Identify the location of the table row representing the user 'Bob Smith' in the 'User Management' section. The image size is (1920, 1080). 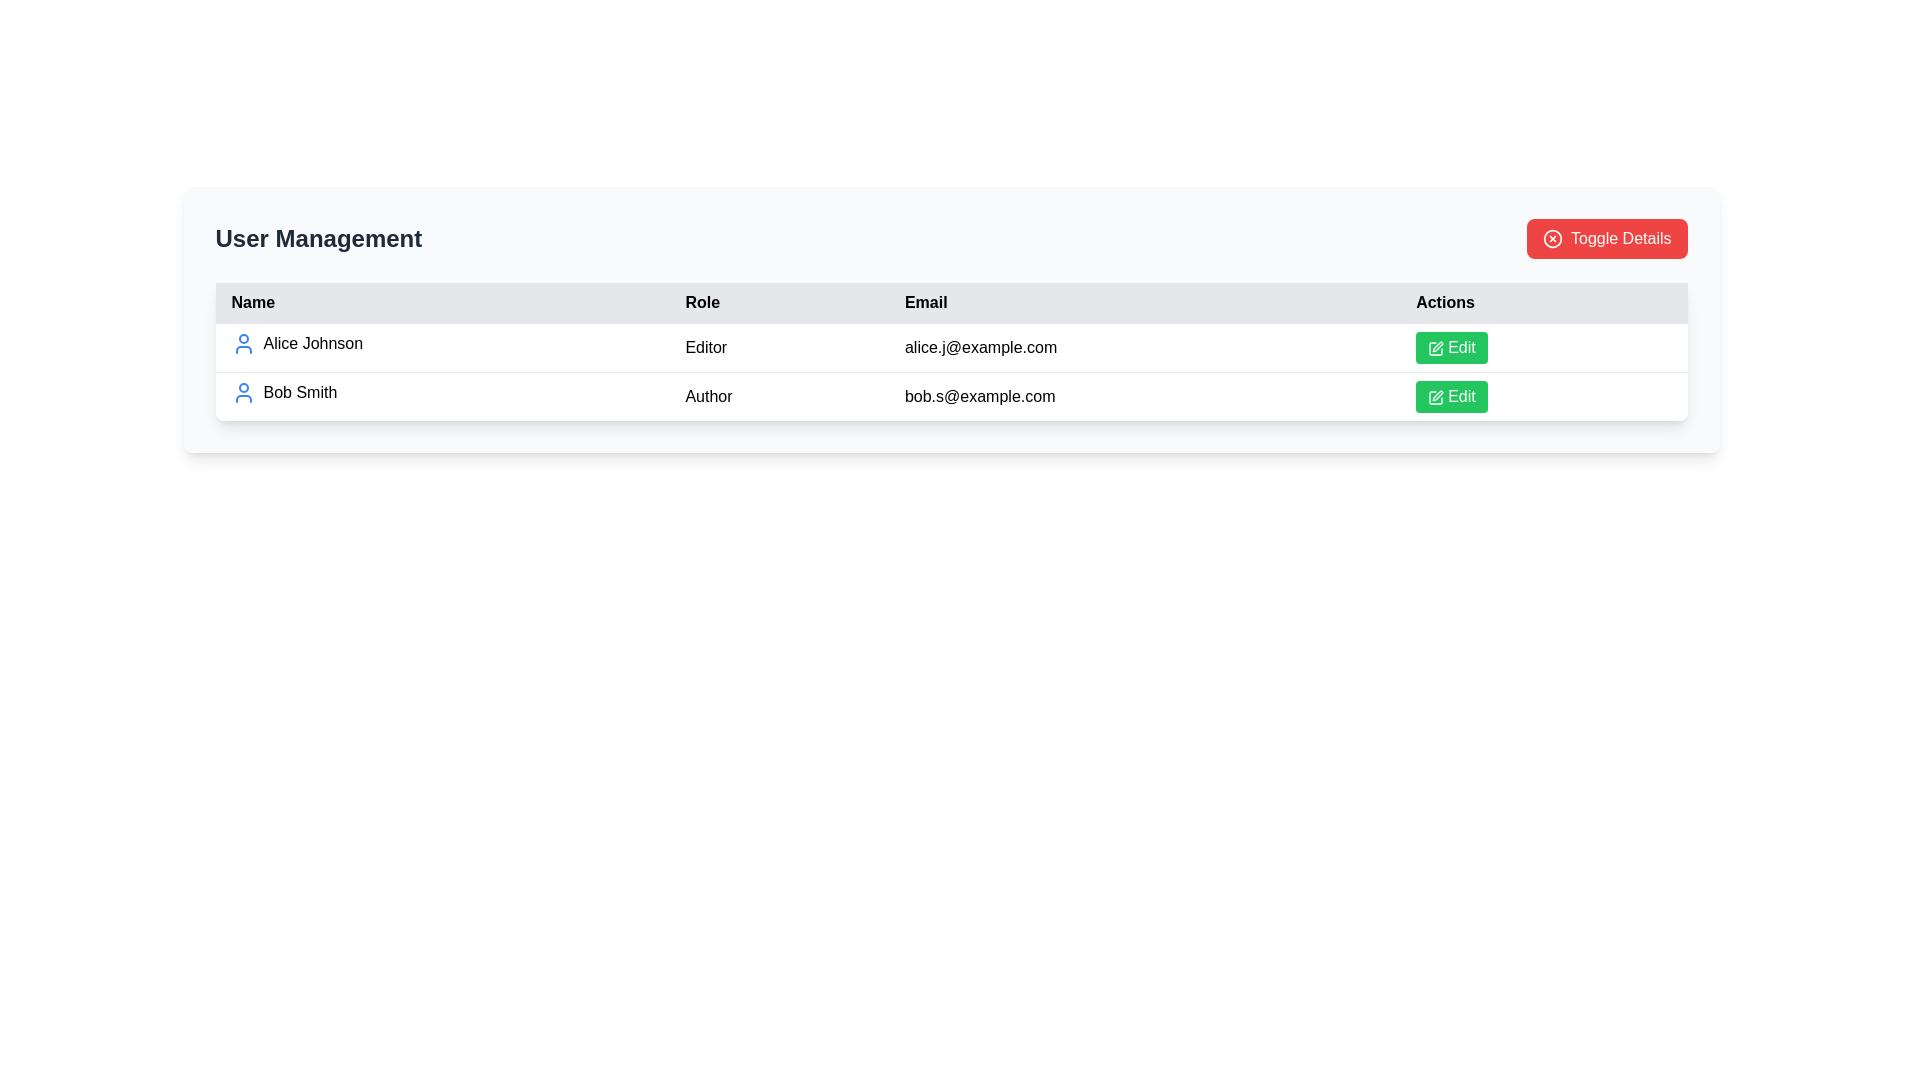
(950, 396).